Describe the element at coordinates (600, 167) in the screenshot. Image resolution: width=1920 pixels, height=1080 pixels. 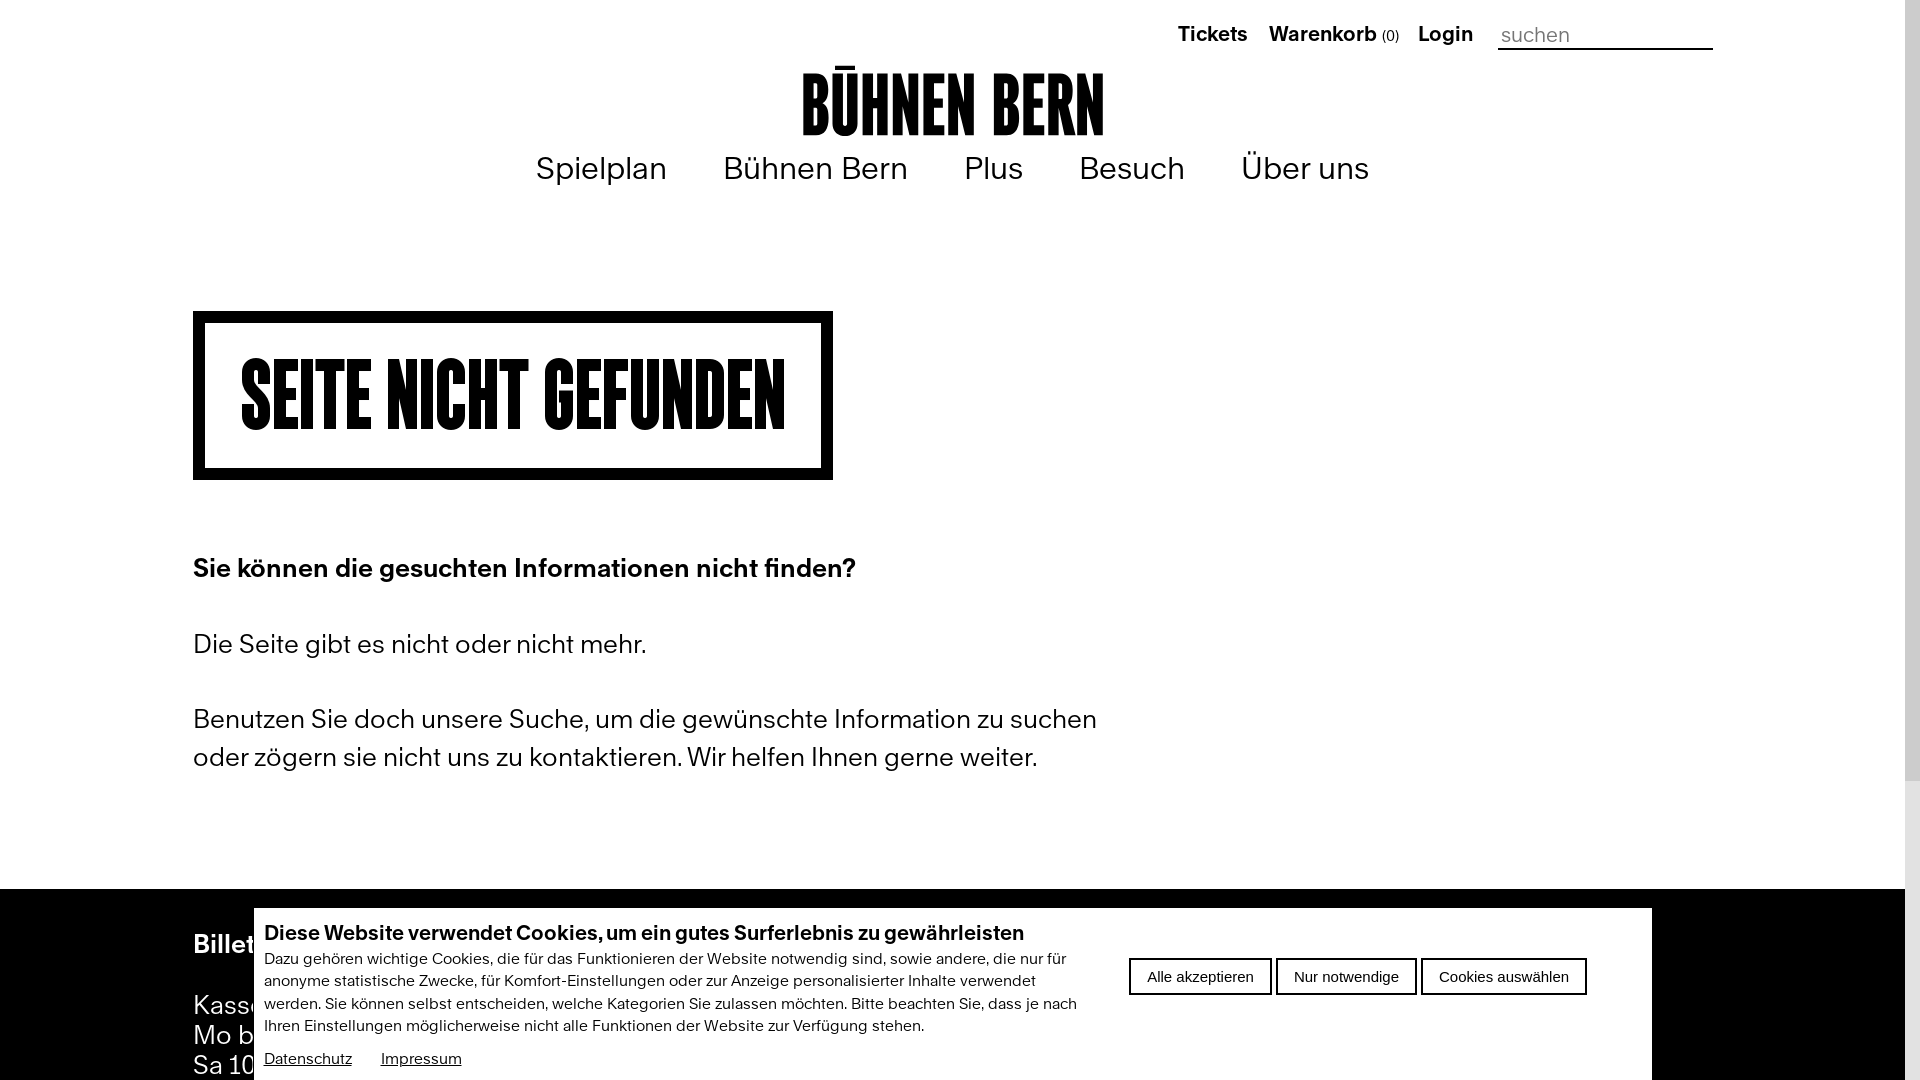
I see `'Spielplan'` at that location.